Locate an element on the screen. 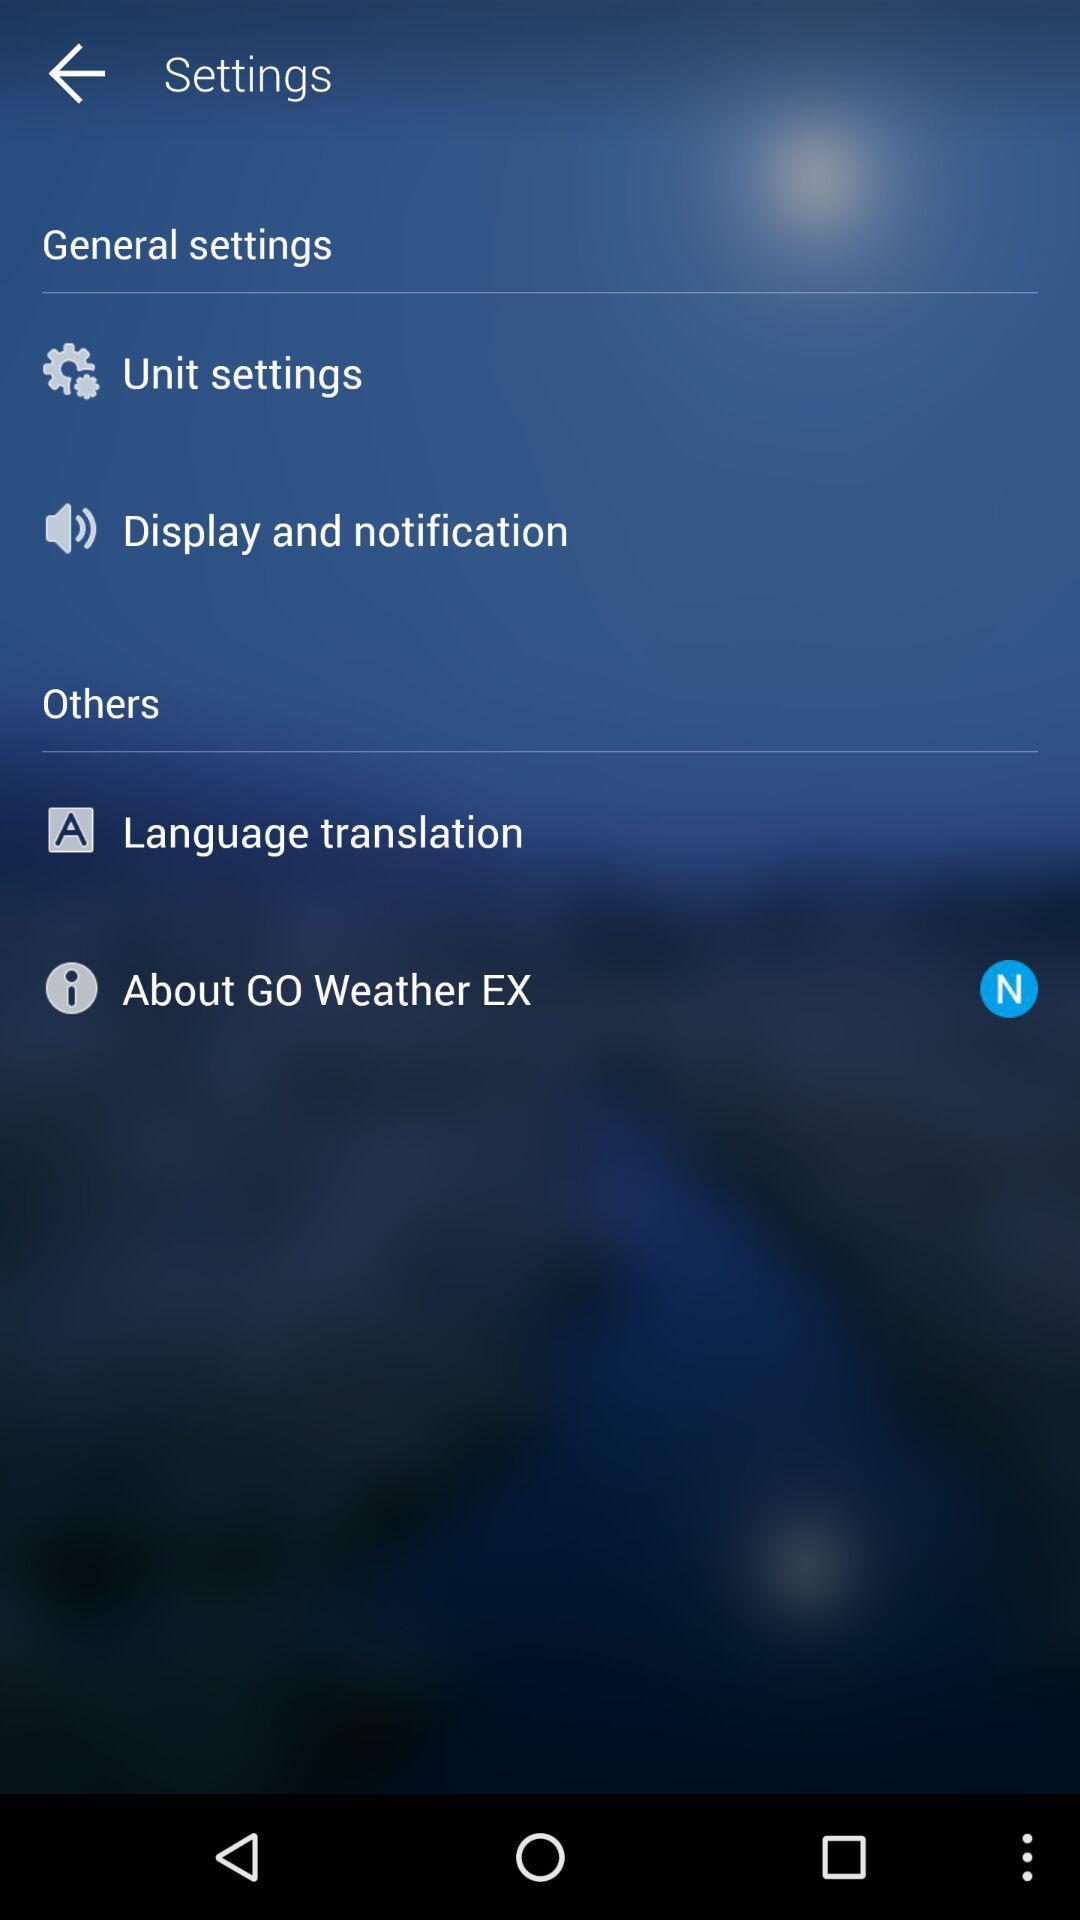 This screenshot has width=1080, height=1920. unit settings icon is located at coordinates (540, 371).